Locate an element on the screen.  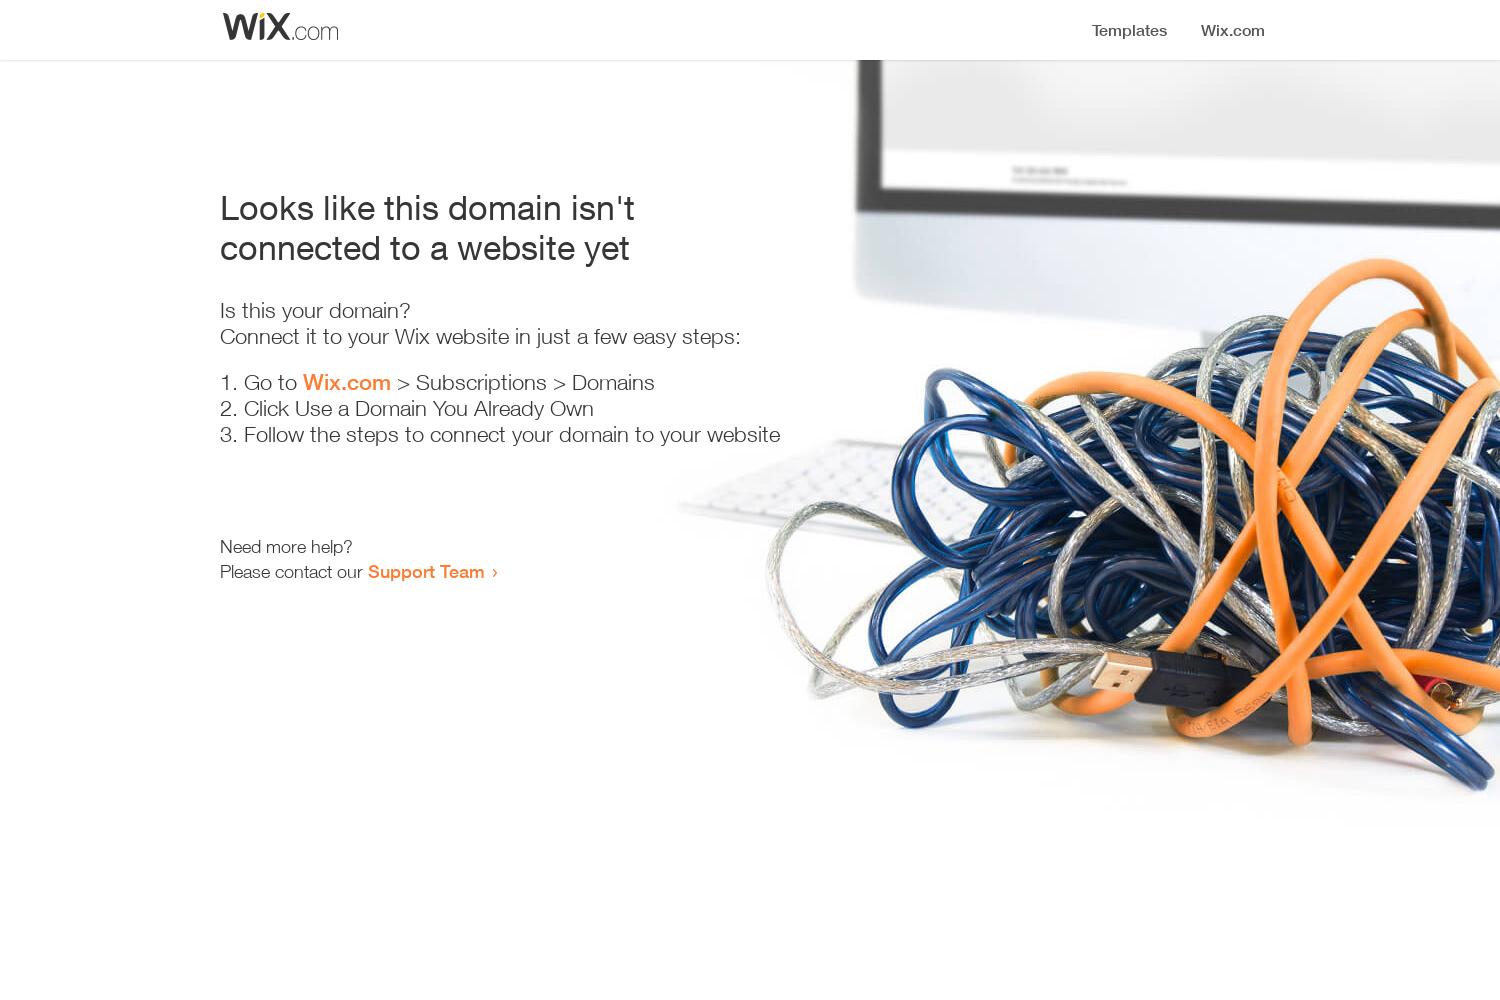
'Wix.com' is located at coordinates (345, 382).